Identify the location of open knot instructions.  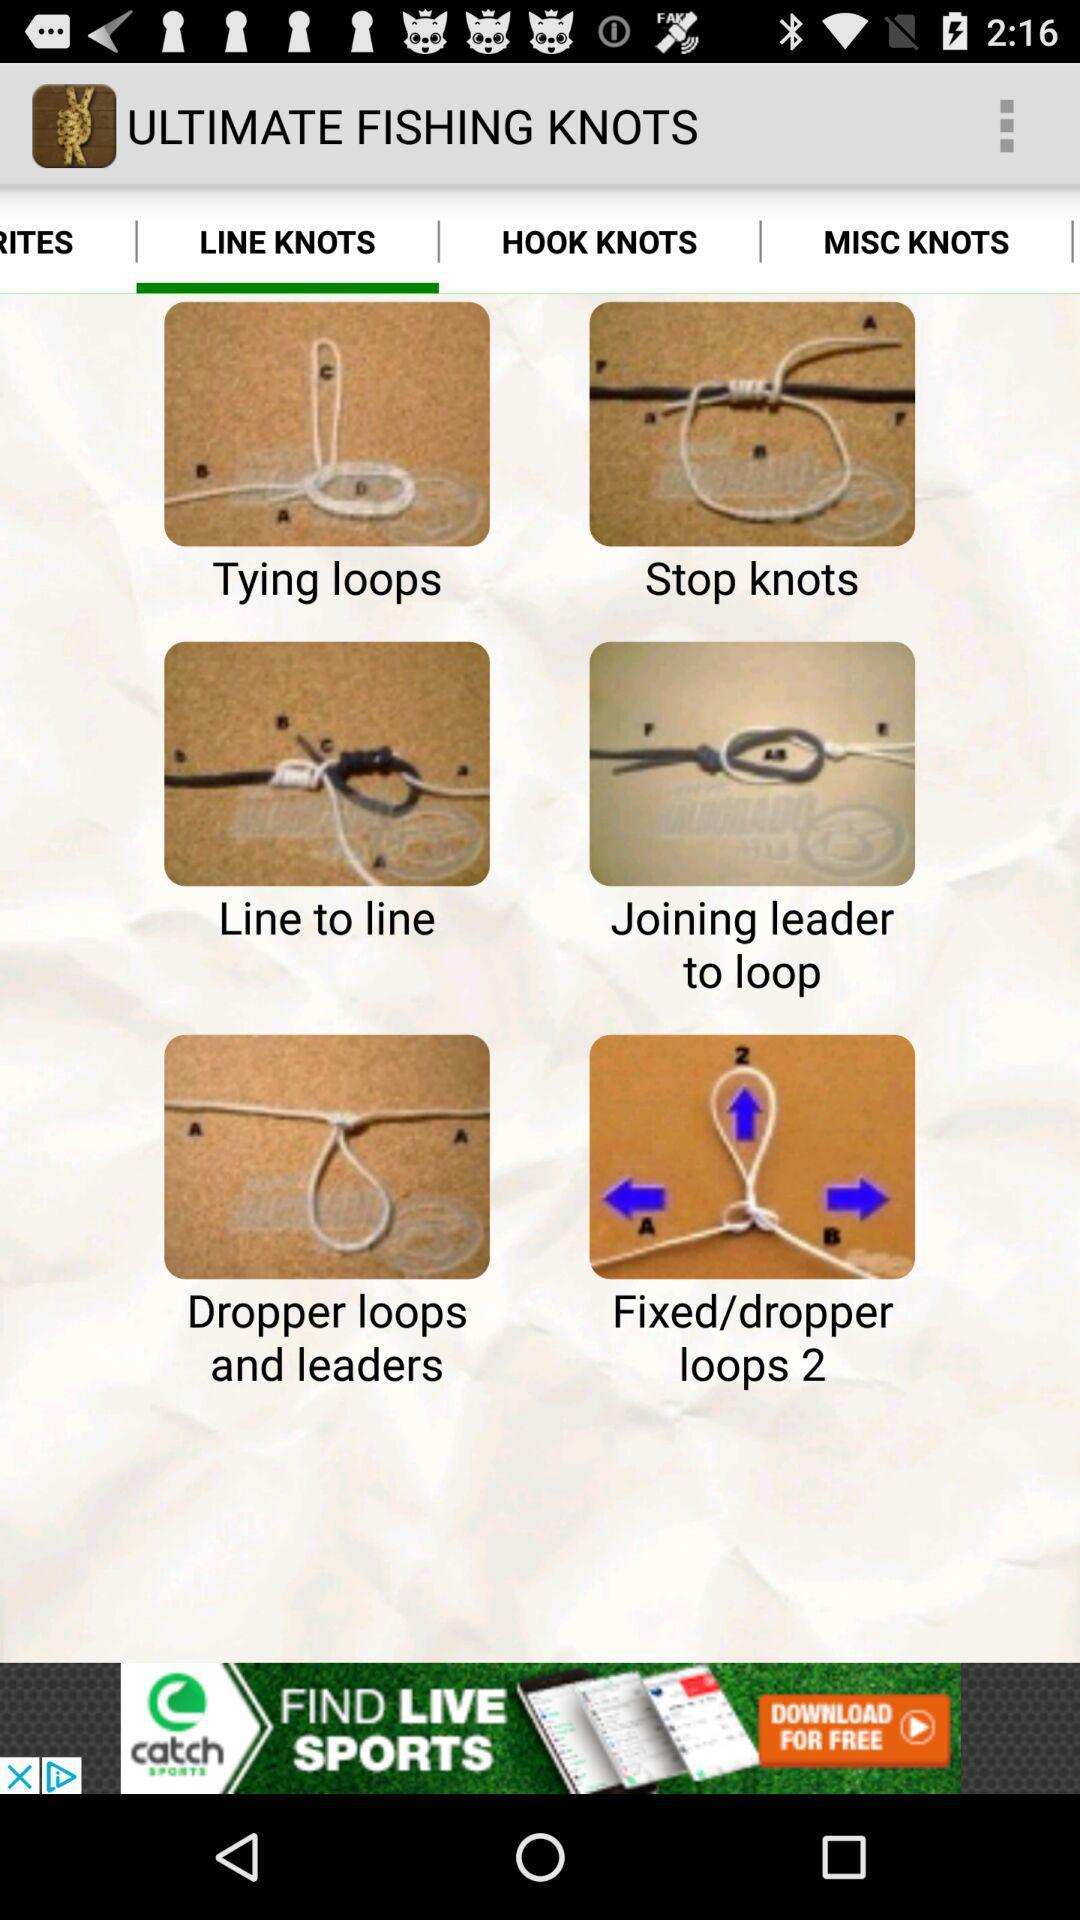
(752, 1156).